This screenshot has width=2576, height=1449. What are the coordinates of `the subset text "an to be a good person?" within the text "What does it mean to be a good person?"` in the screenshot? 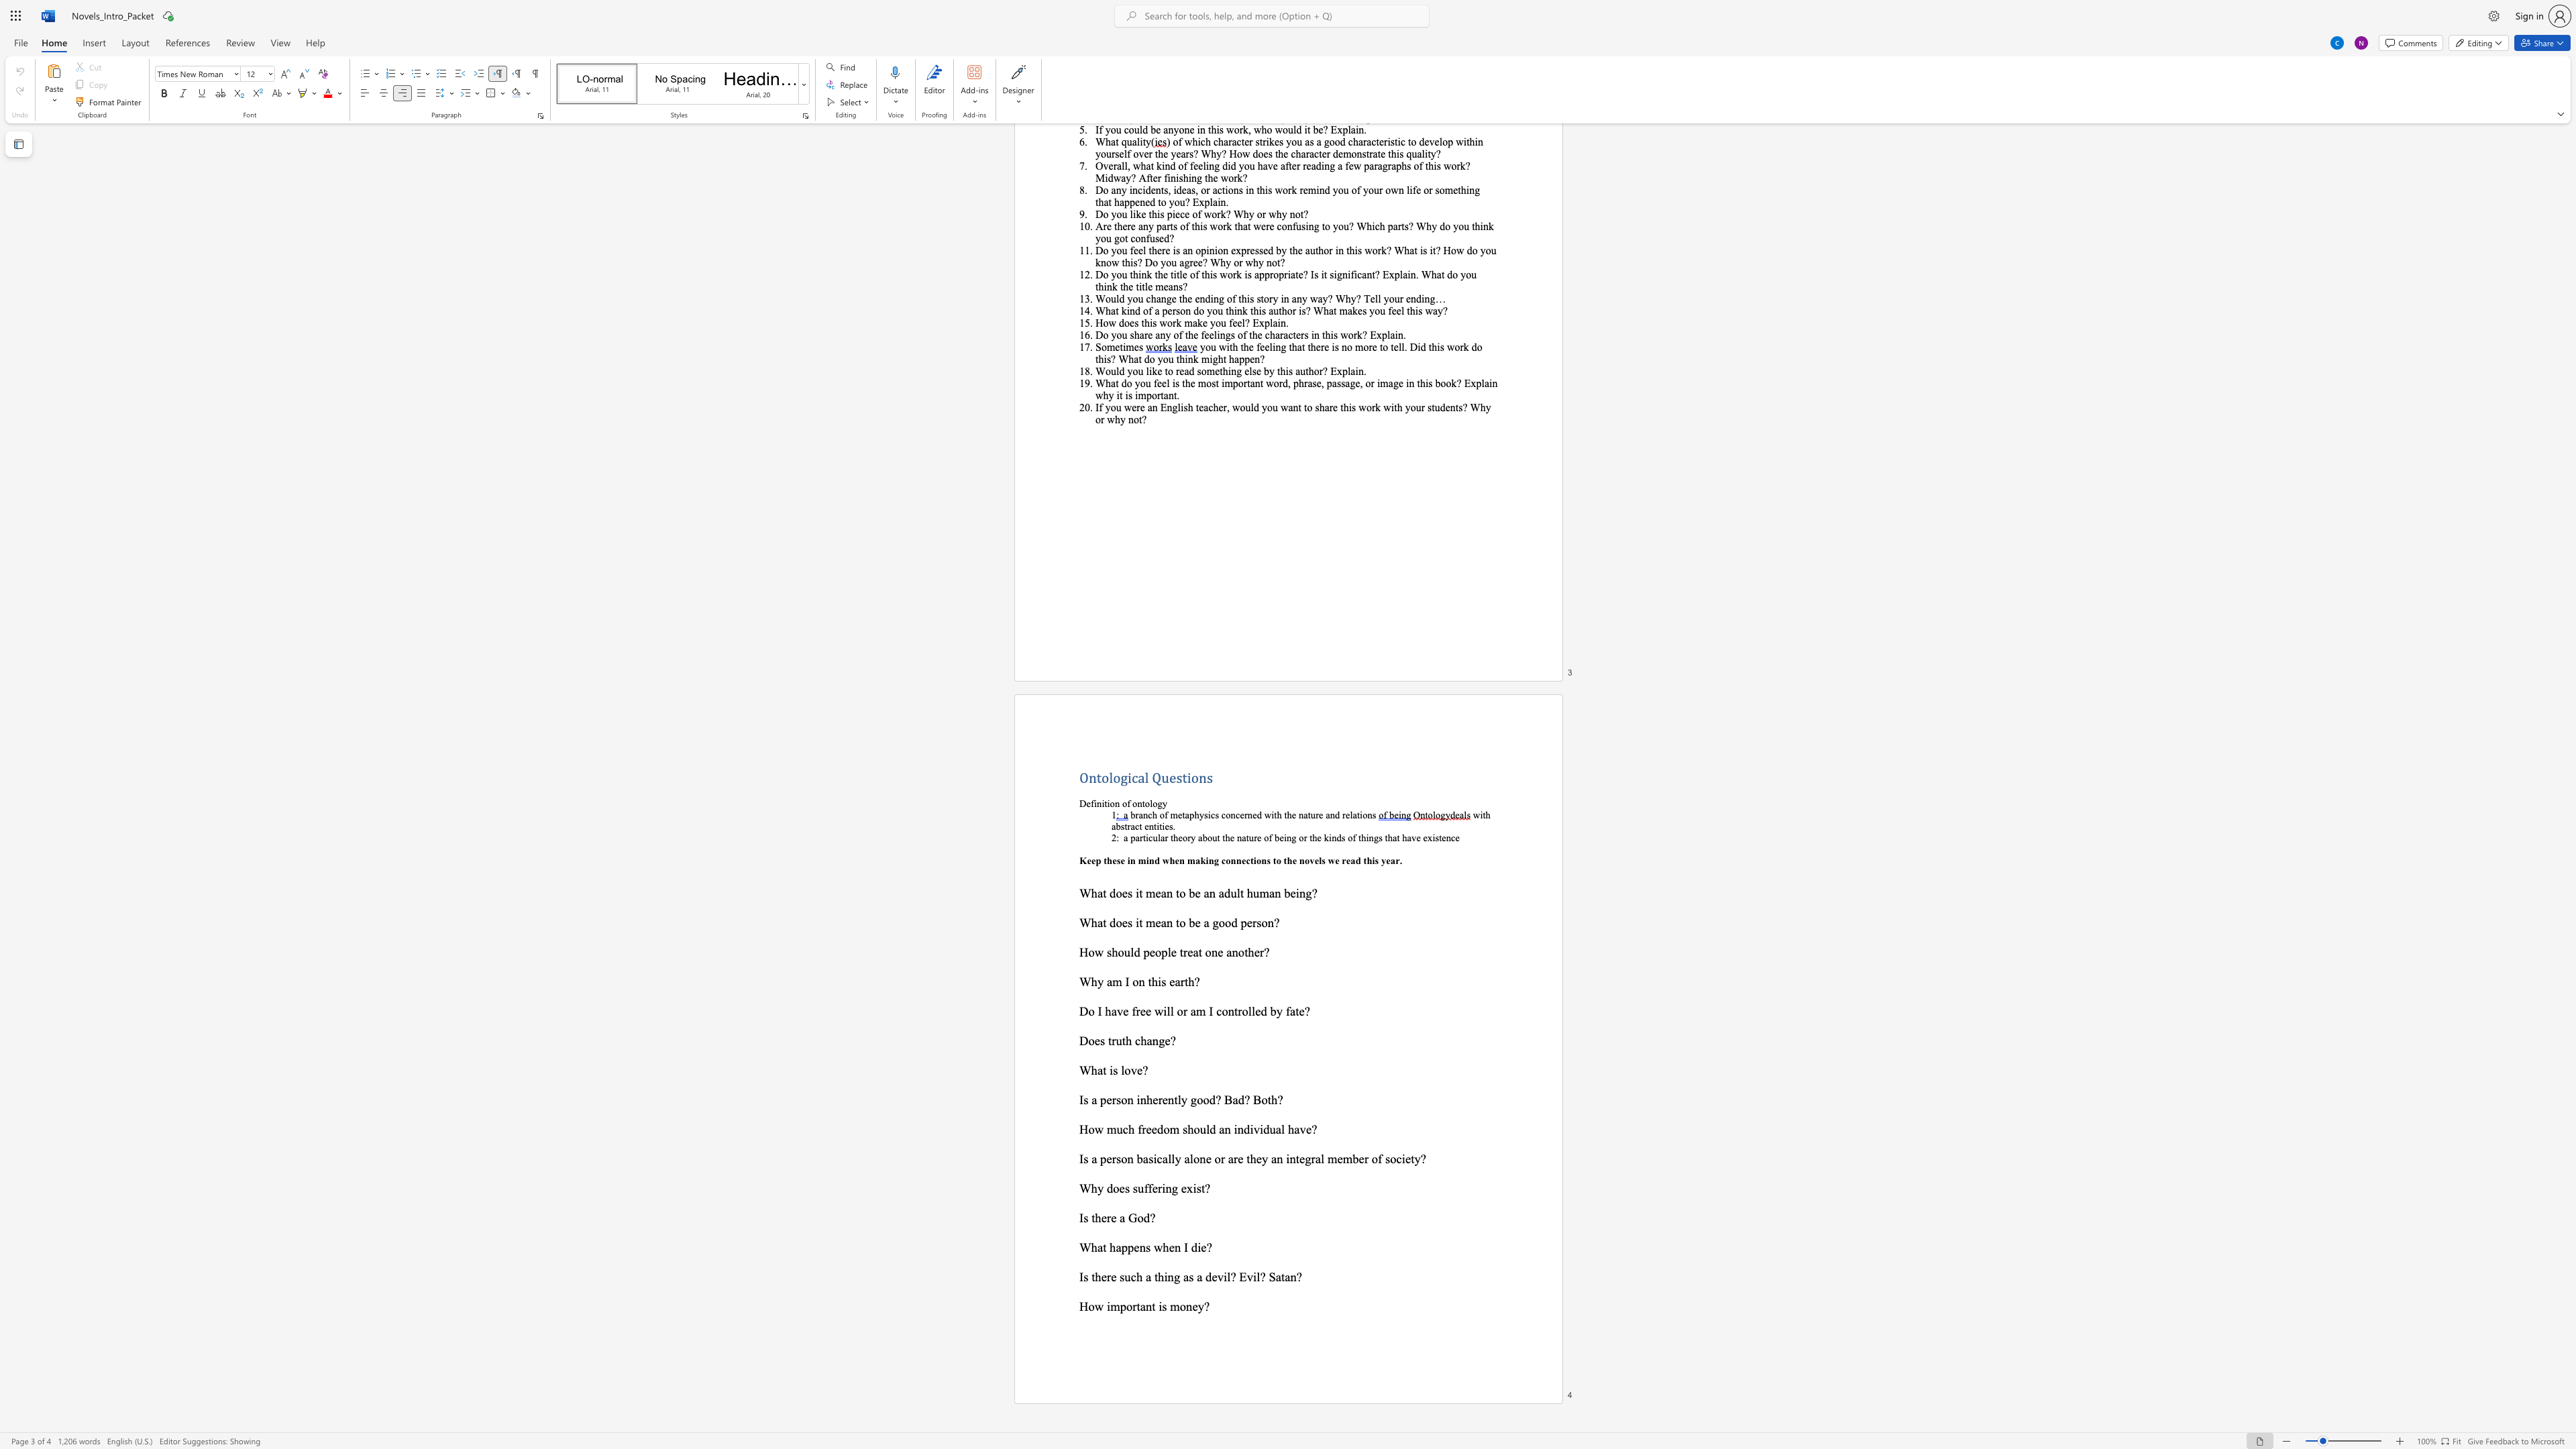 It's located at (1160, 922).